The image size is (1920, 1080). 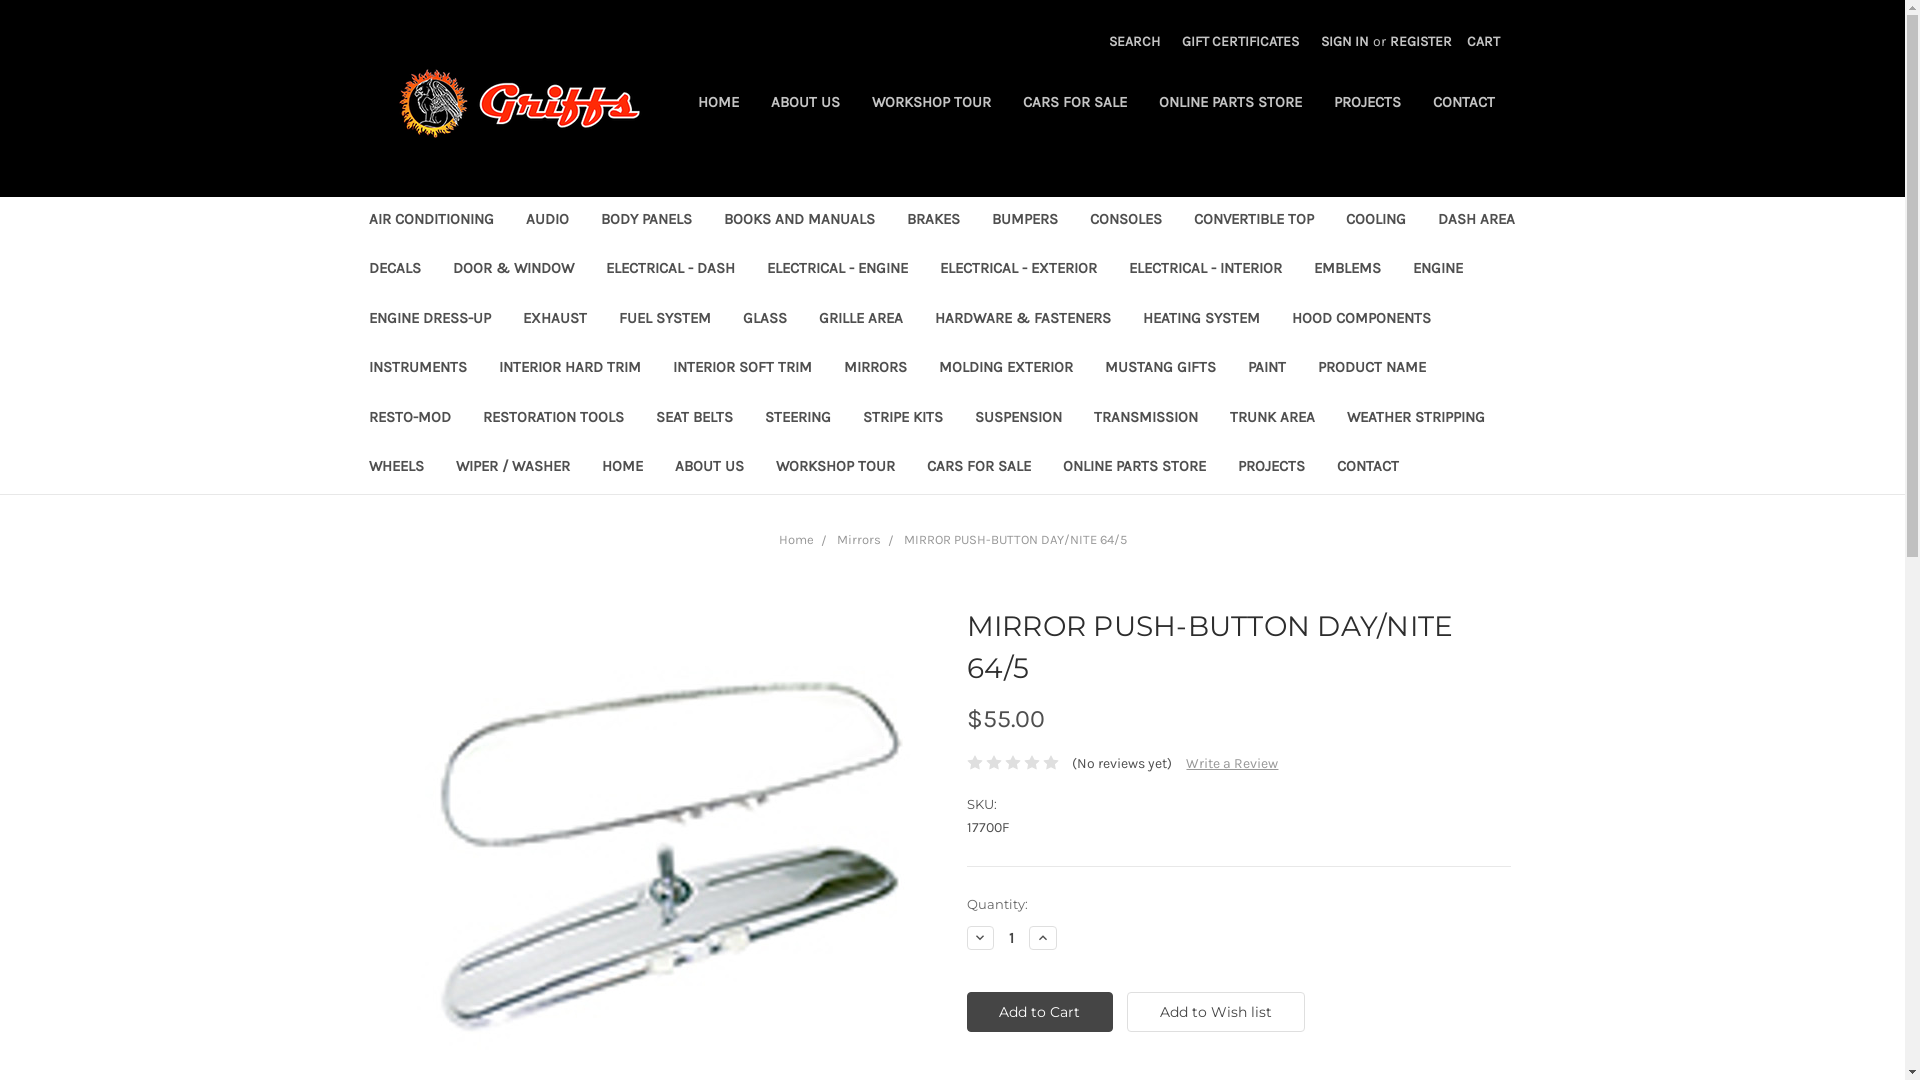 What do you see at coordinates (835, 538) in the screenshot?
I see `'Mirrors'` at bounding box center [835, 538].